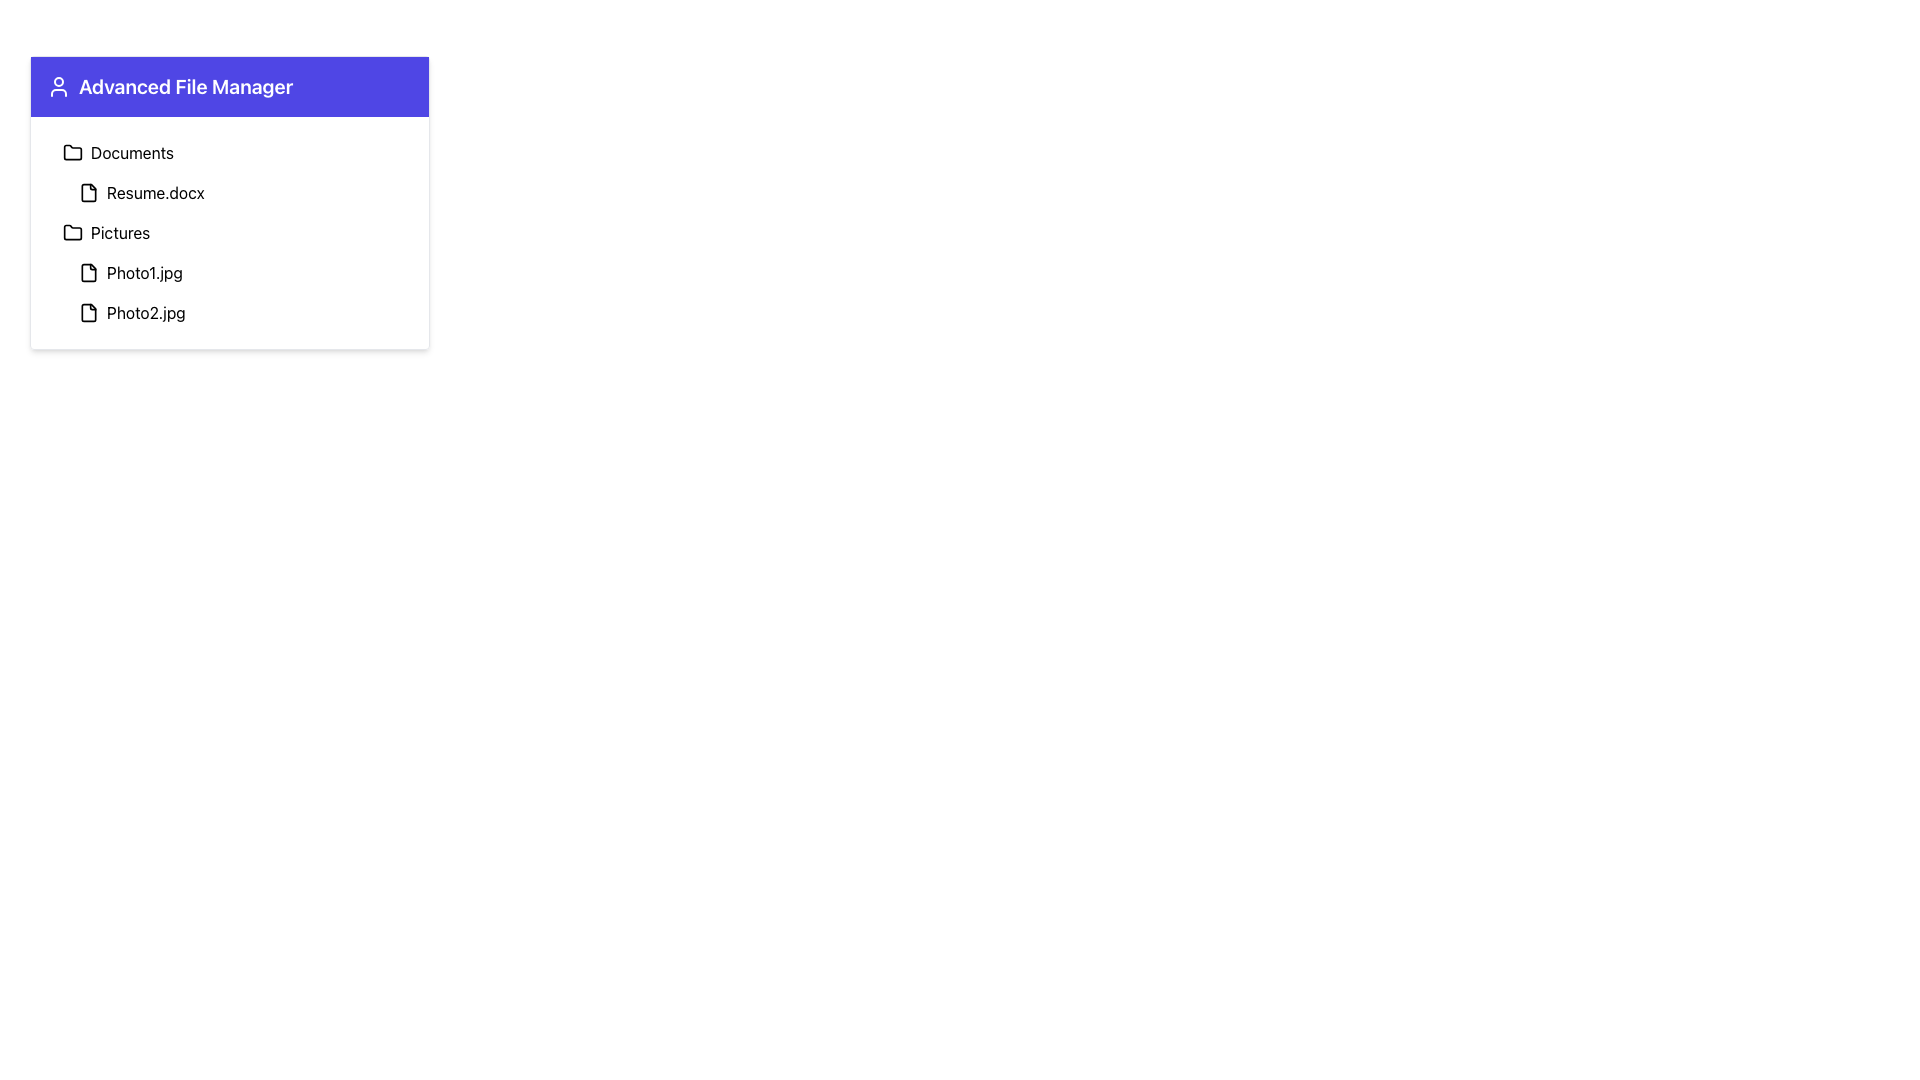  I want to click on the 'Documents' text label located in the vertical list of the 'Advanced File Manager', so click(131, 152).